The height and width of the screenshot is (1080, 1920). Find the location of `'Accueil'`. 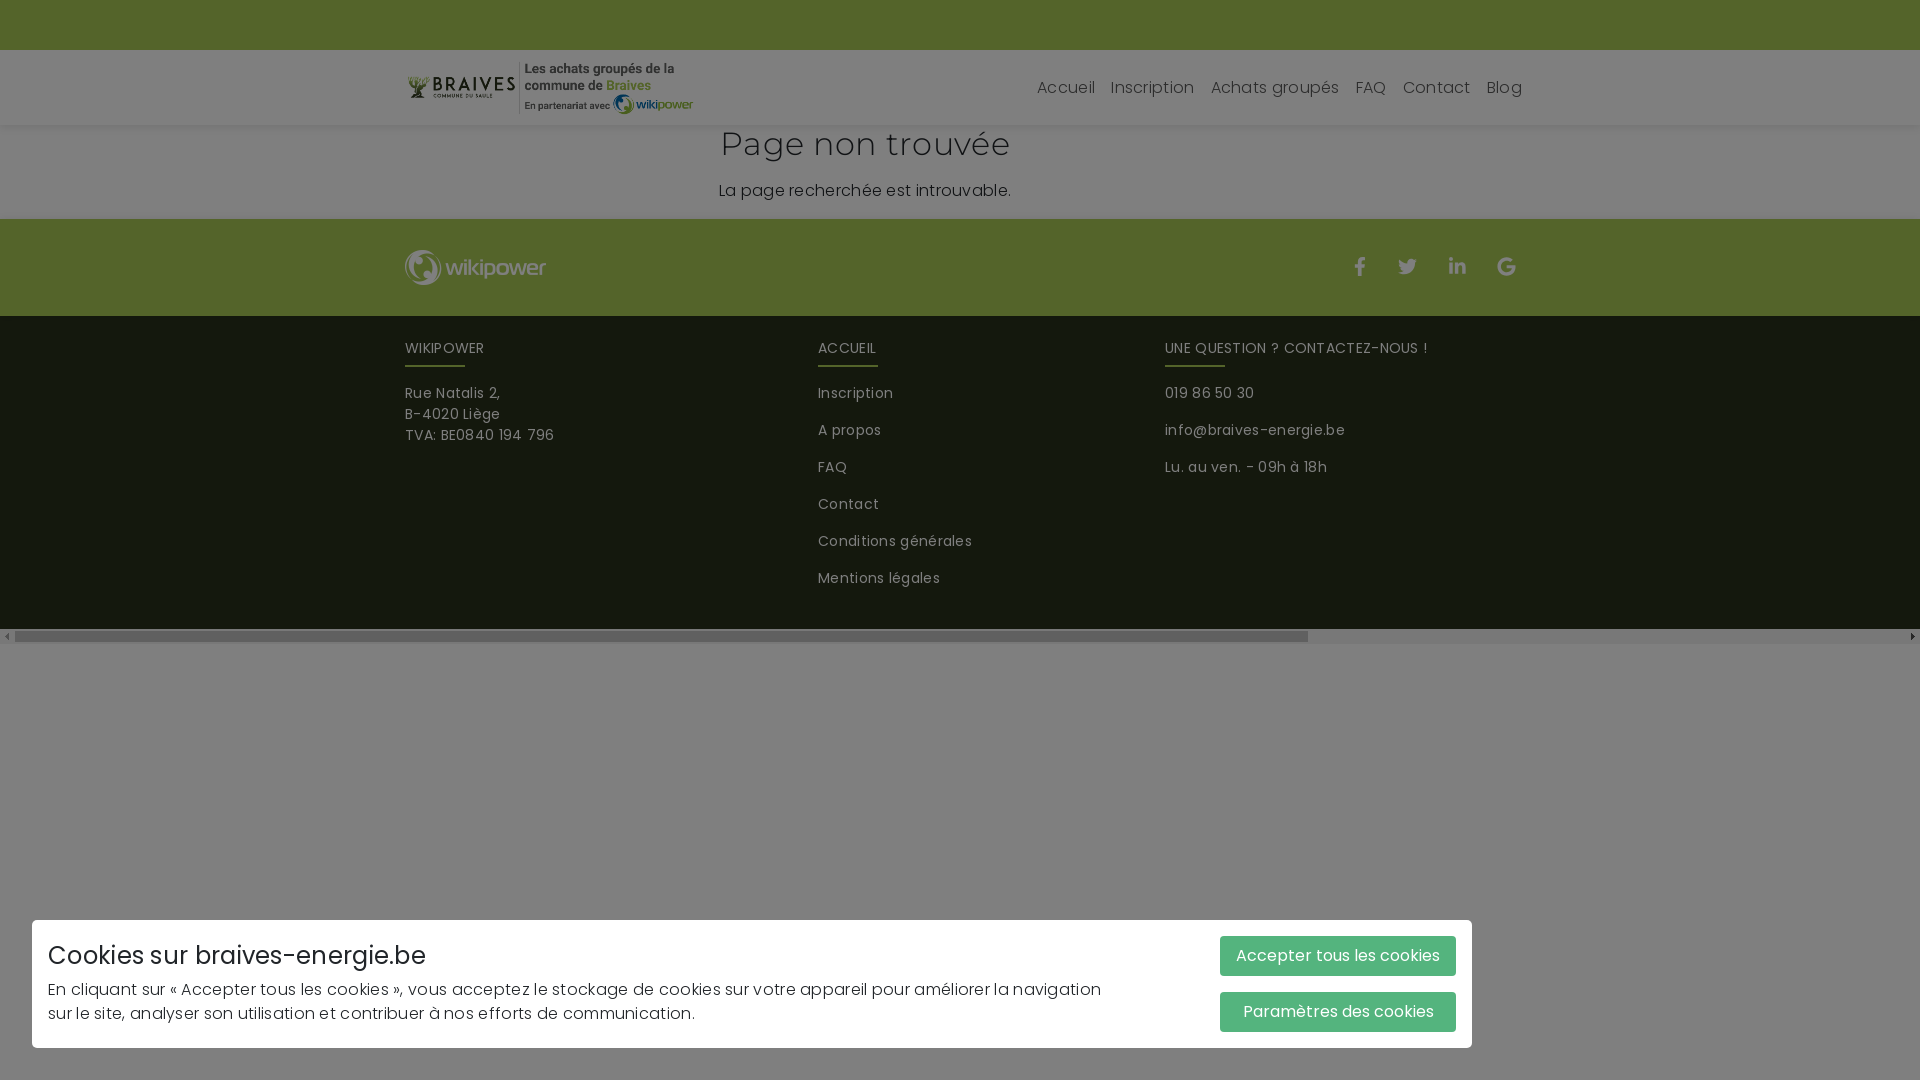

'Accueil' is located at coordinates (1064, 87).